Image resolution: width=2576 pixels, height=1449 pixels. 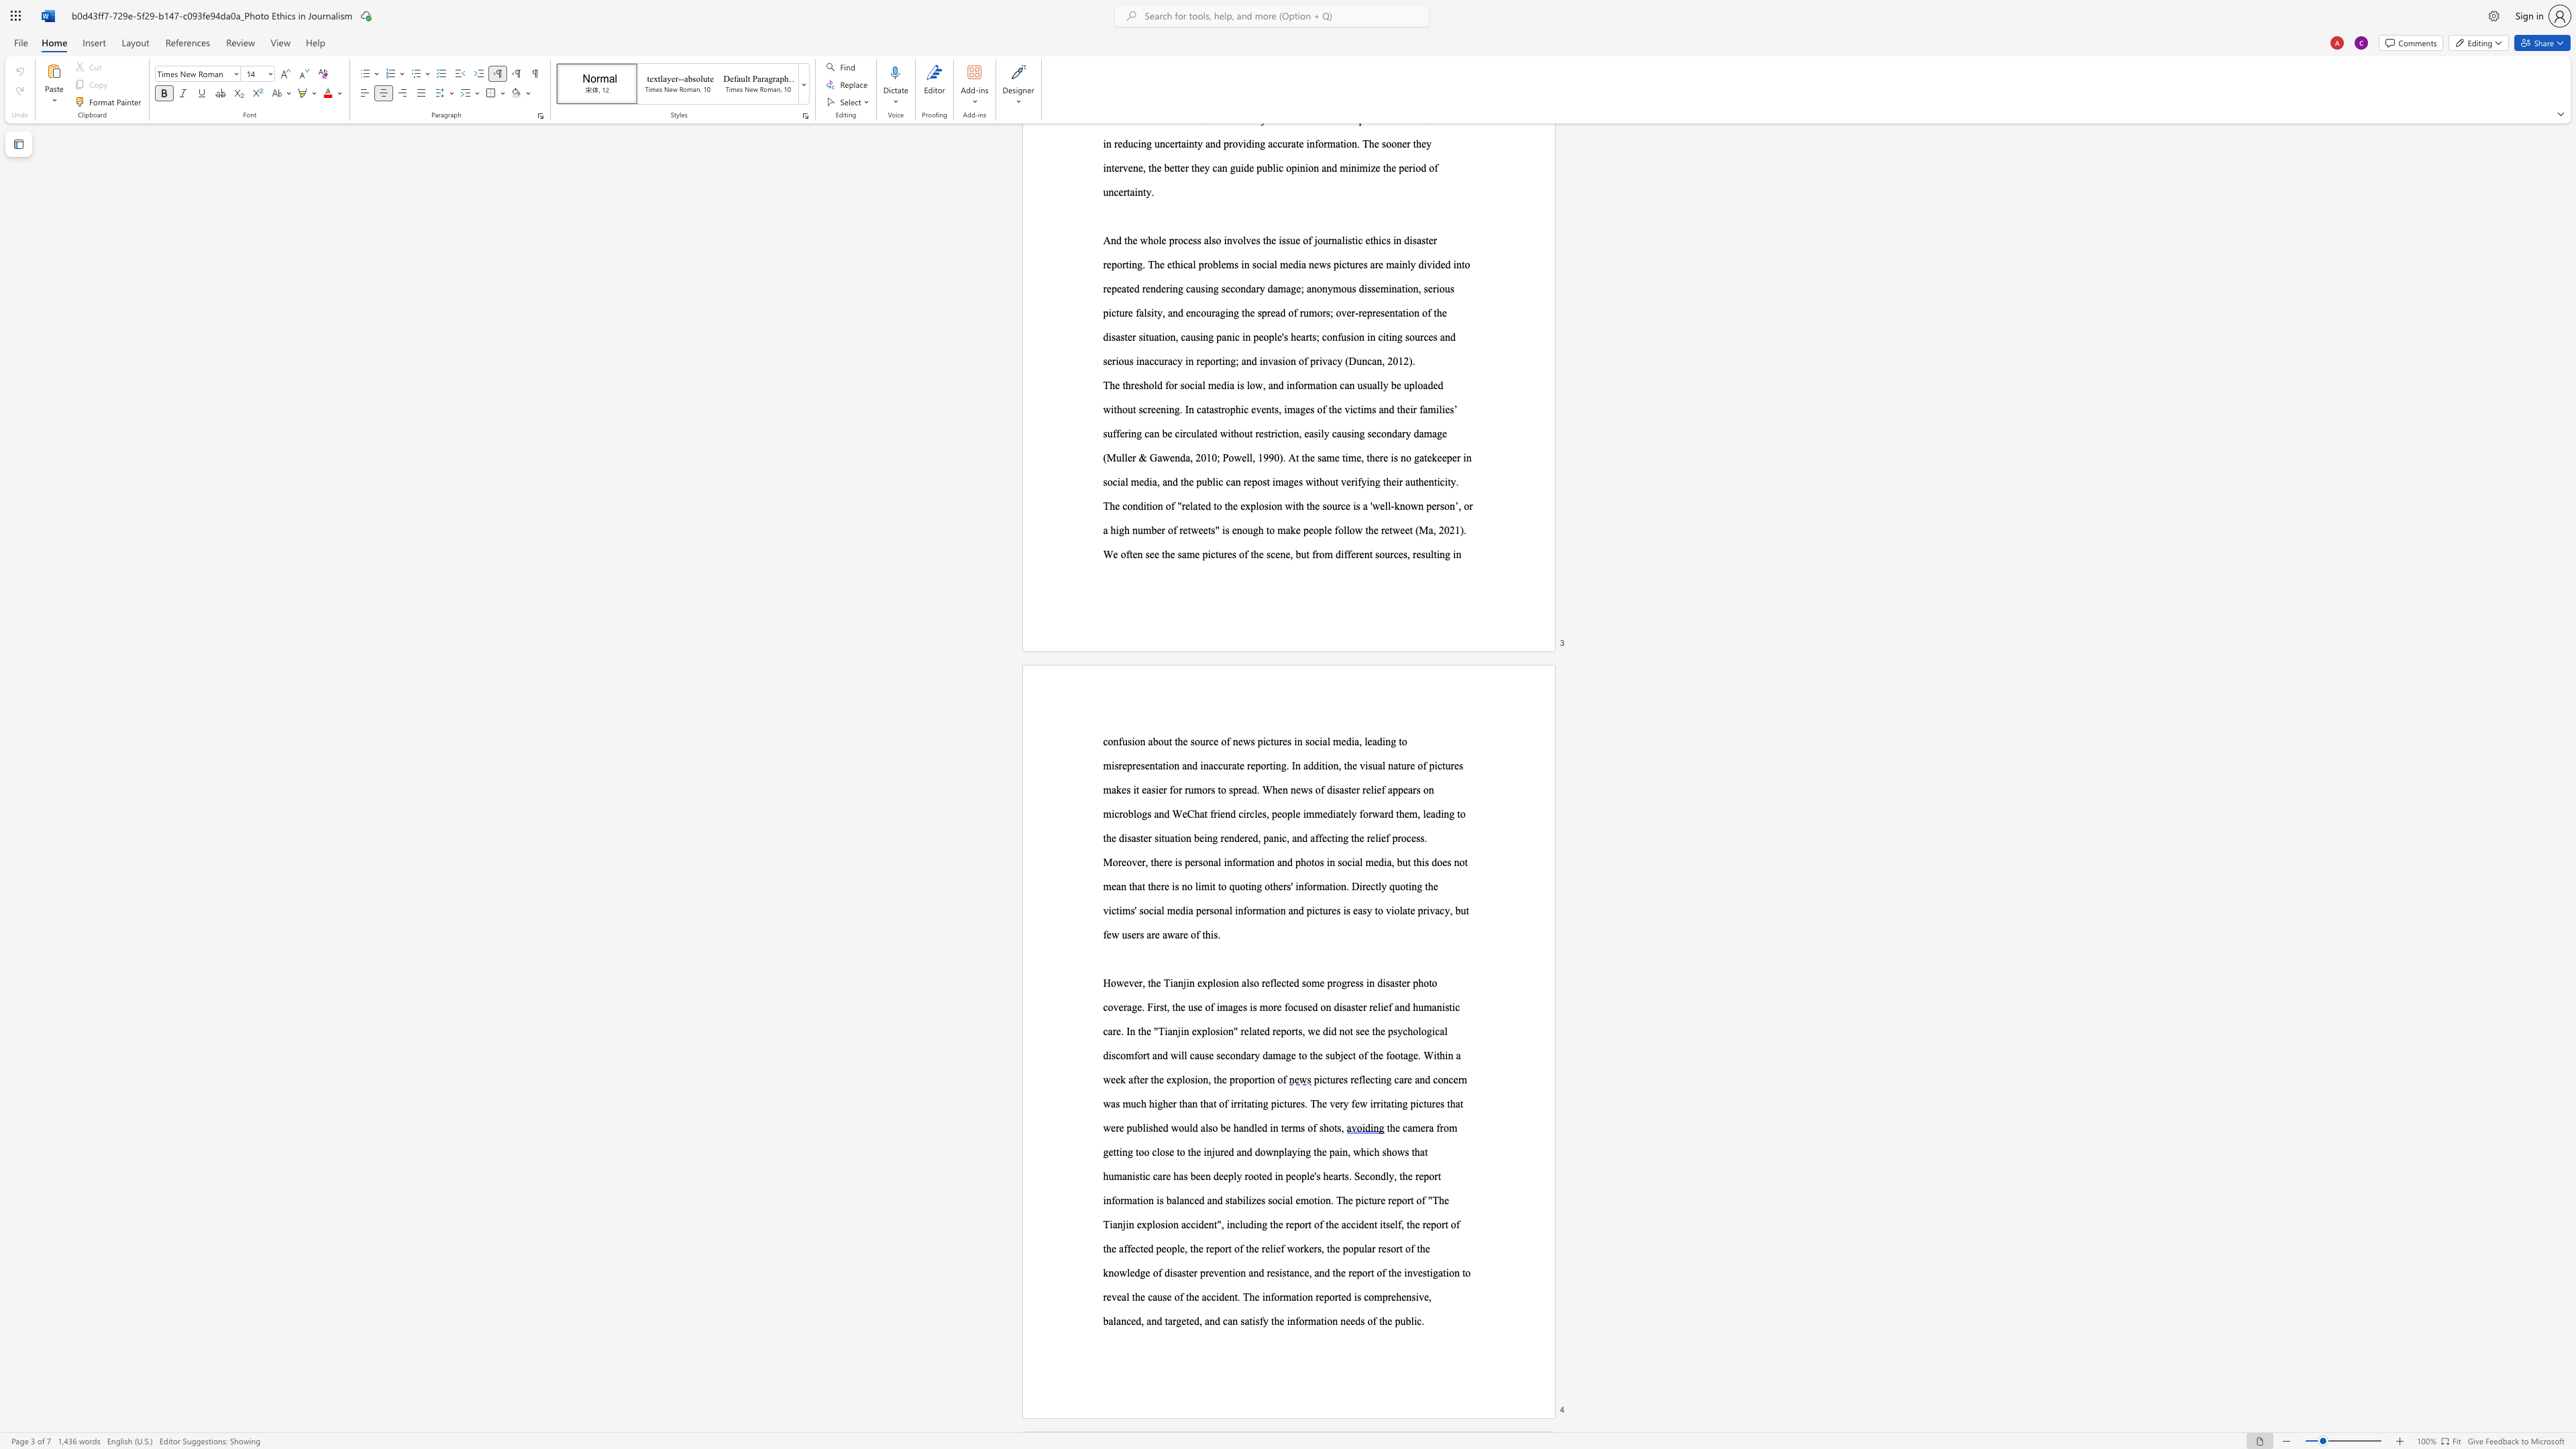 What do you see at coordinates (1189, 1128) in the screenshot?
I see `the subset text "ld also be handled in terms of sh" within the text "pictures reflecting care and concern was much higher than that of irritating pictures. The very few irritating pictures that were published would also be handled in terms of shots,"` at bounding box center [1189, 1128].